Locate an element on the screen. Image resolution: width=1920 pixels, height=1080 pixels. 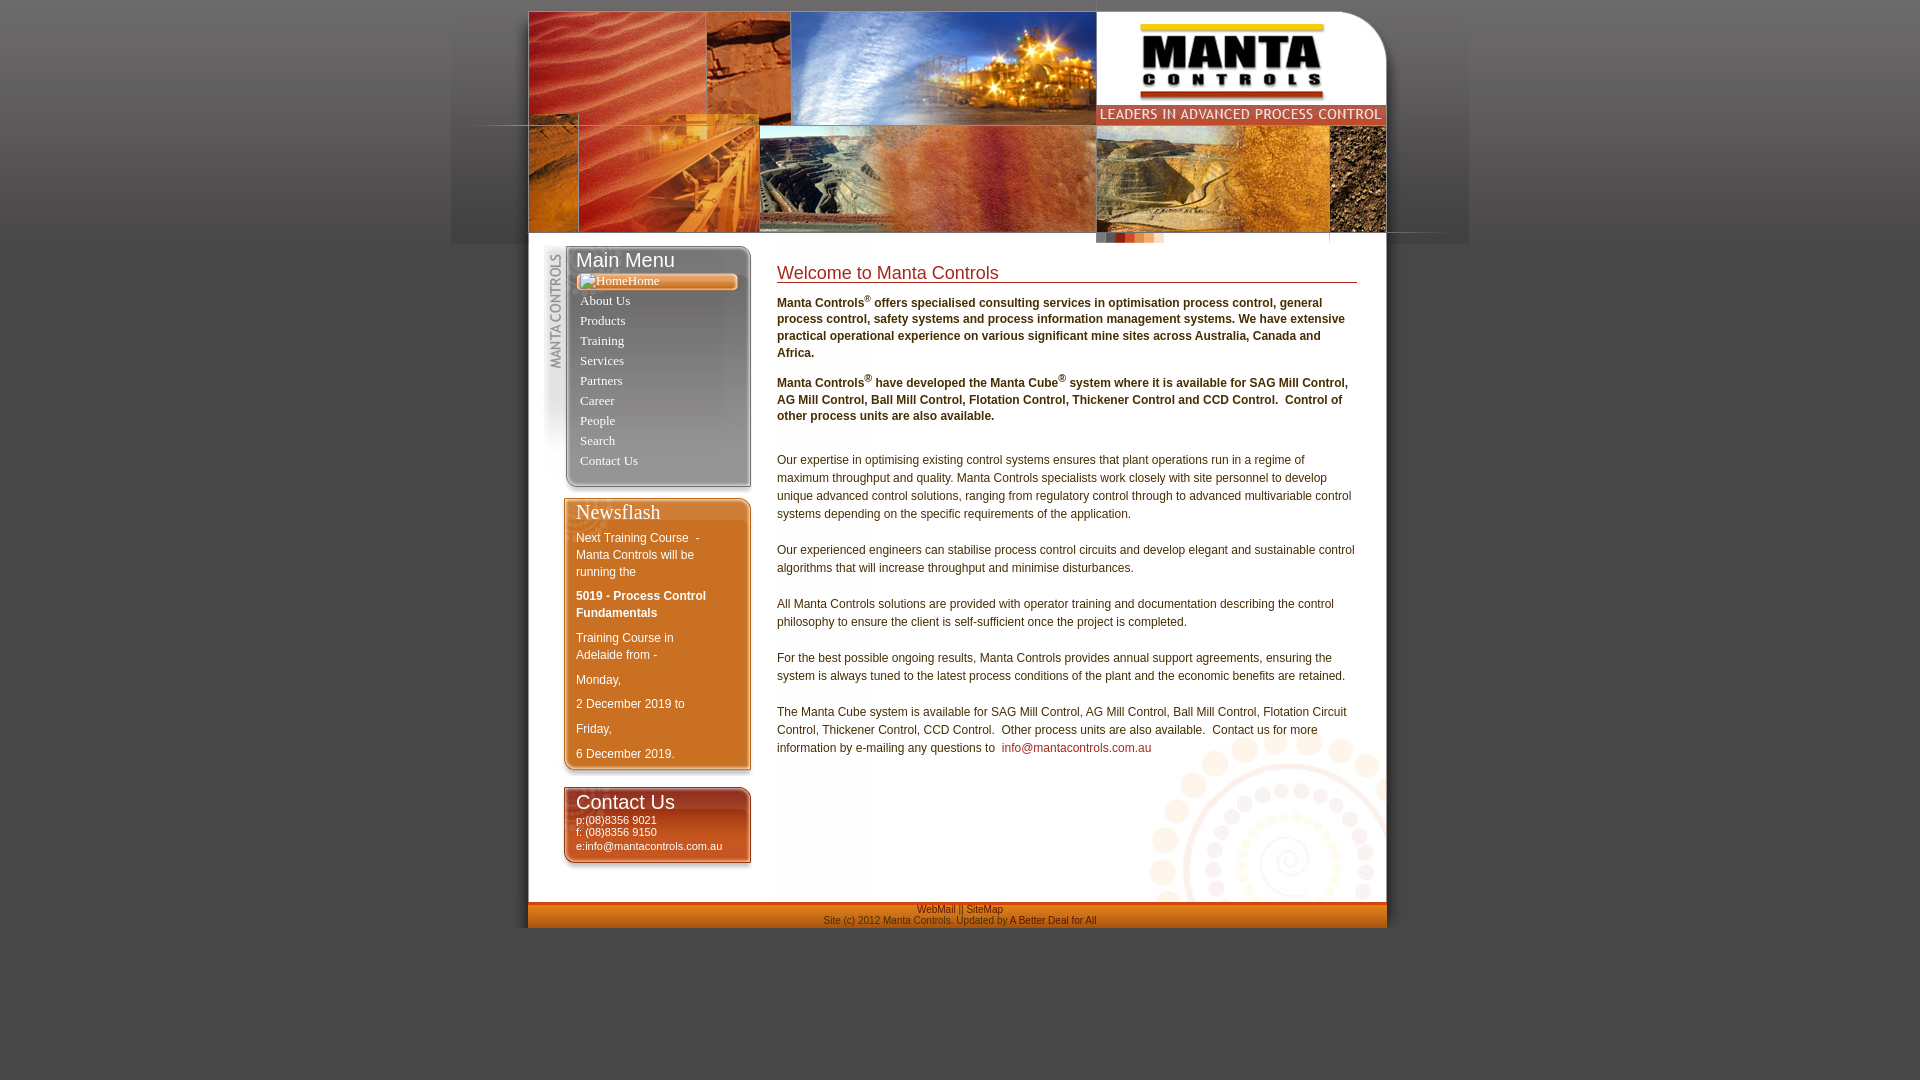
'People' is located at coordinates (657, 420).